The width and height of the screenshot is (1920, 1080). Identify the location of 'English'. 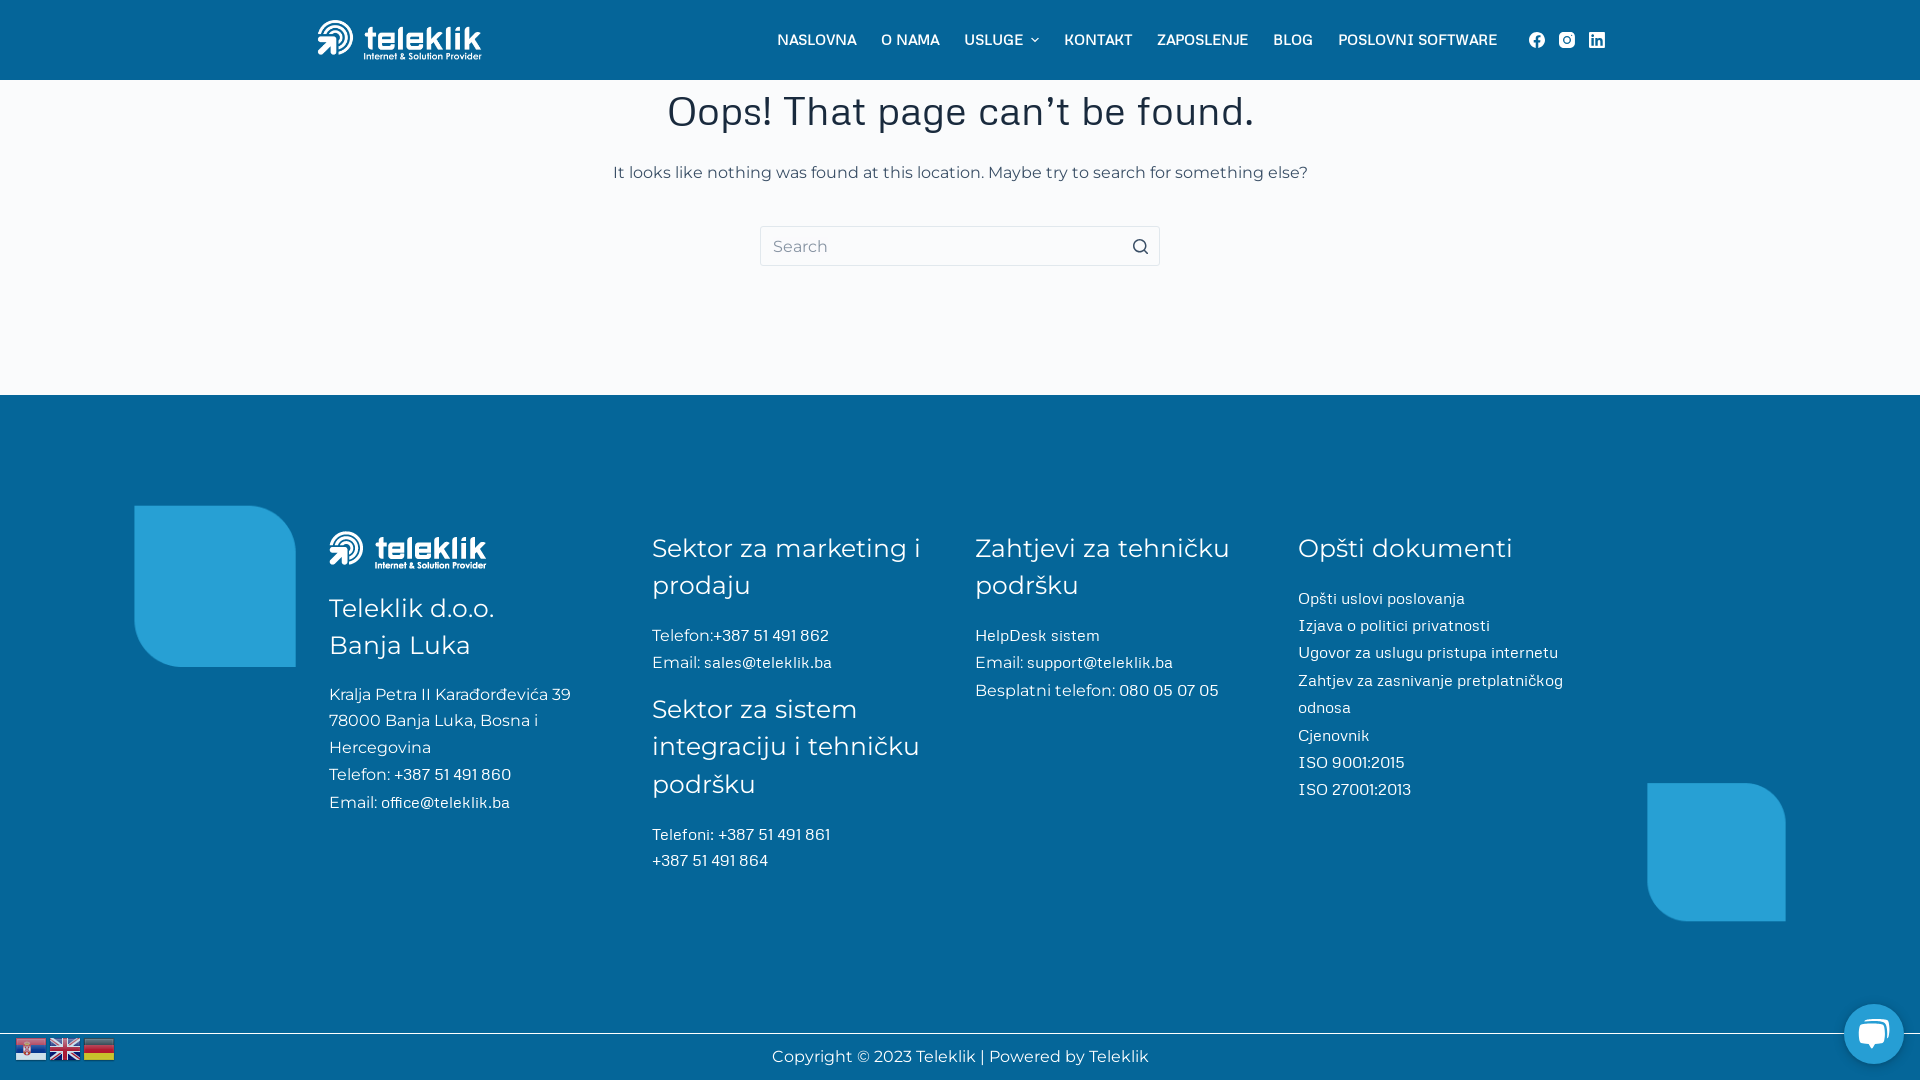
(48, 1045).